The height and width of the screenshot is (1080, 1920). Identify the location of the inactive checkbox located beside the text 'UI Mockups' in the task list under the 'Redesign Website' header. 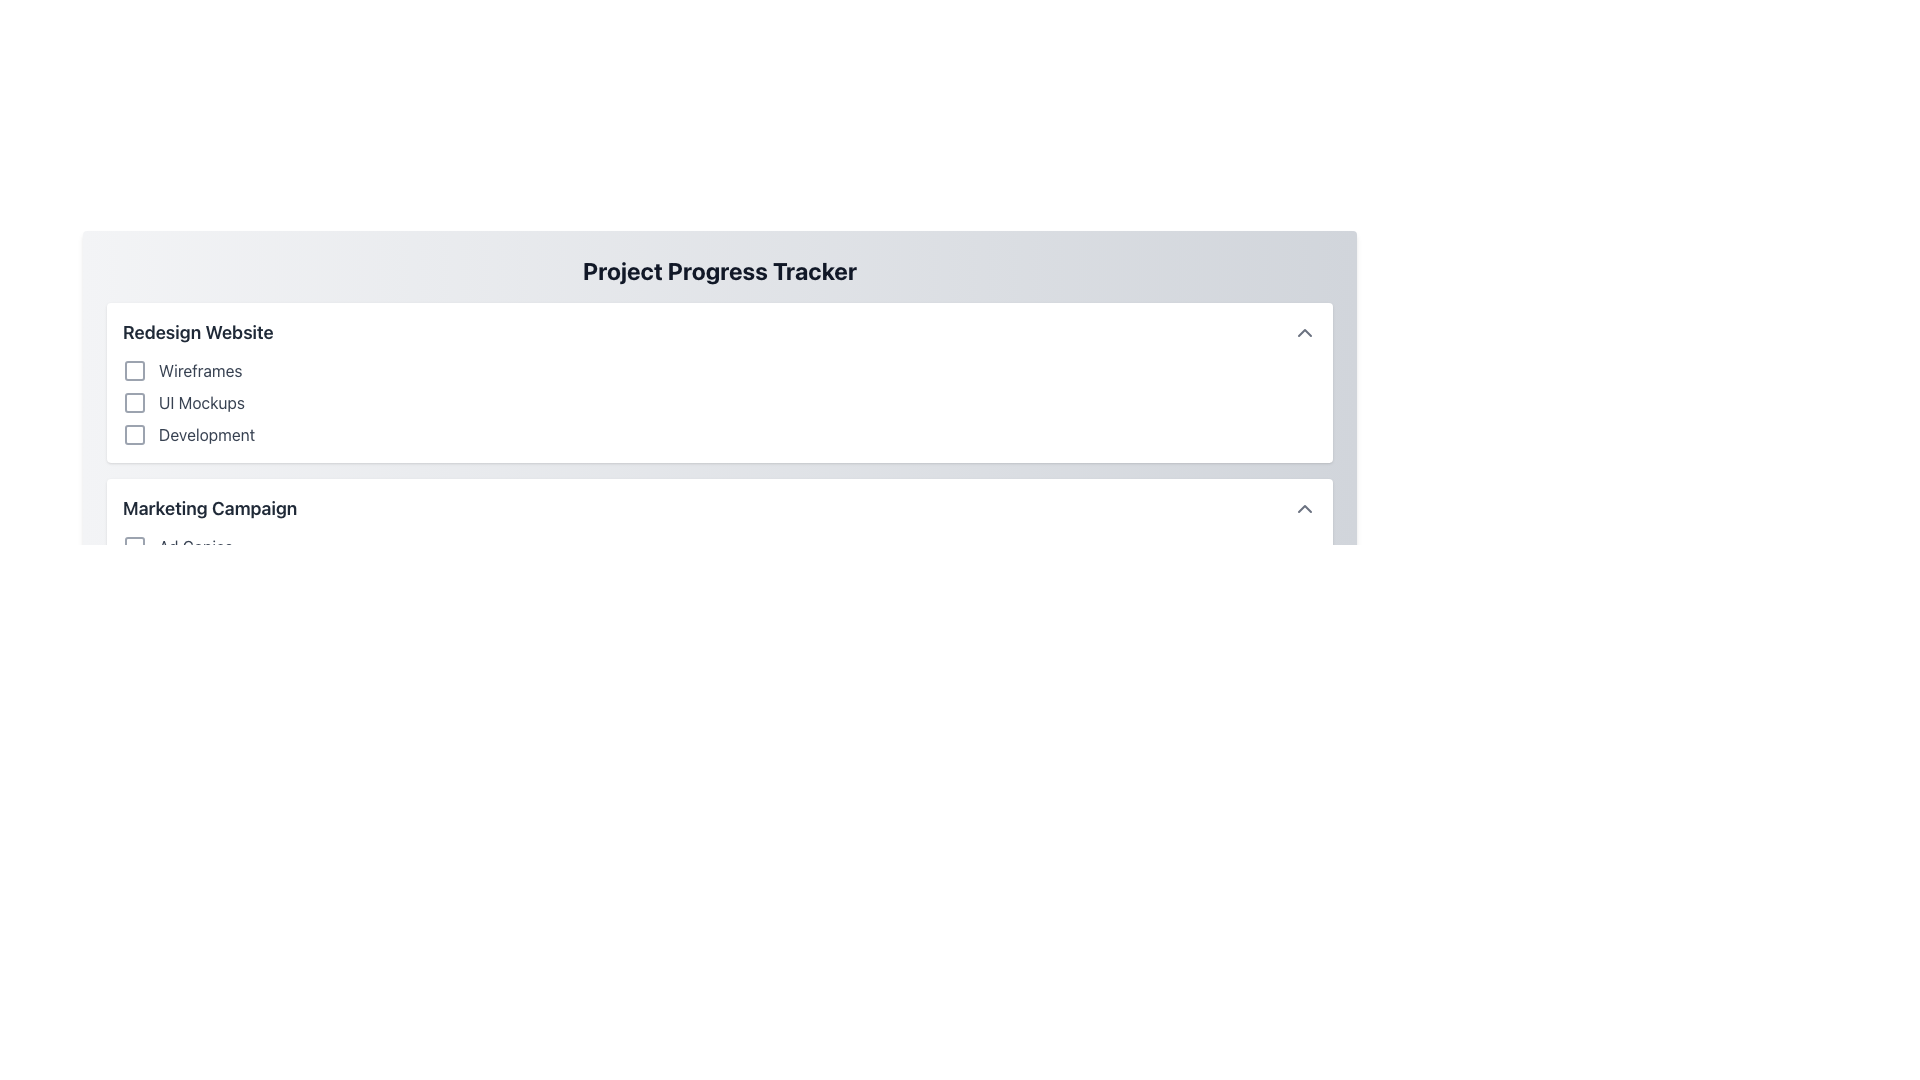
(133, 402).